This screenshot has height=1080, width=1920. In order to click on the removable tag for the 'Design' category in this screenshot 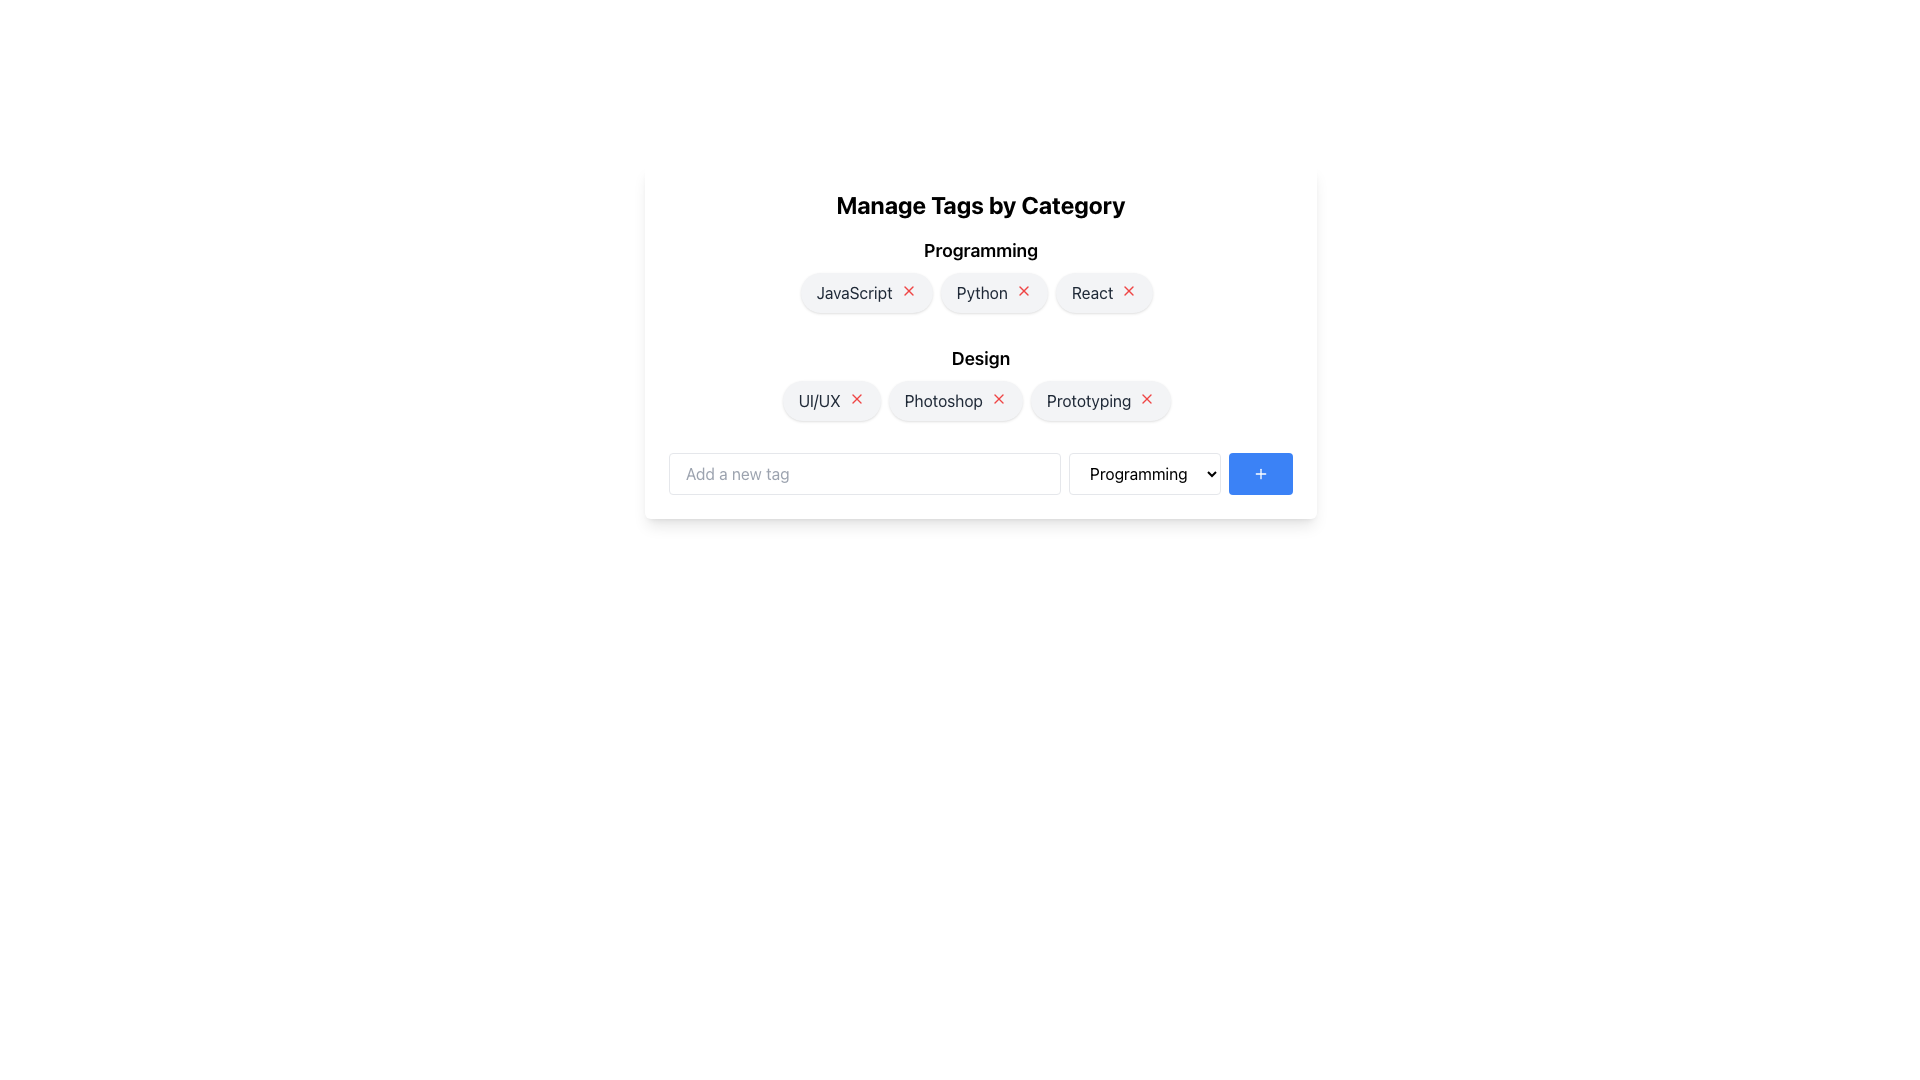, I will do `click(980, 405)`.